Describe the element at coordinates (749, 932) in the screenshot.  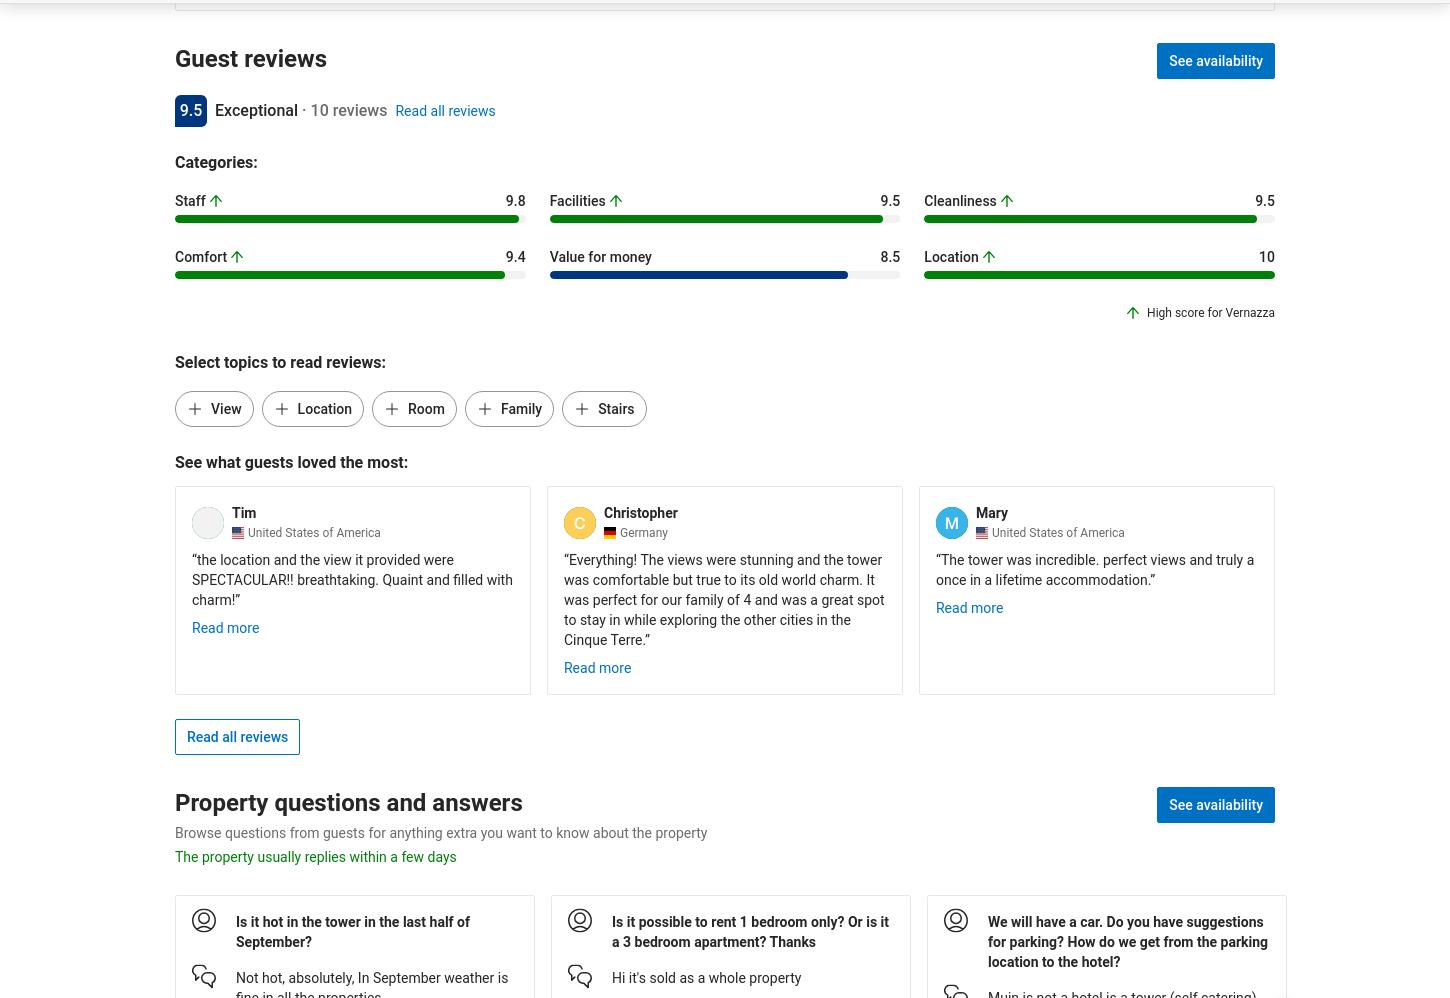
I see `'Is it possible to rent 1 bedroom only? Or is it a 3 bedroom apartment? Thanks'` at that location.